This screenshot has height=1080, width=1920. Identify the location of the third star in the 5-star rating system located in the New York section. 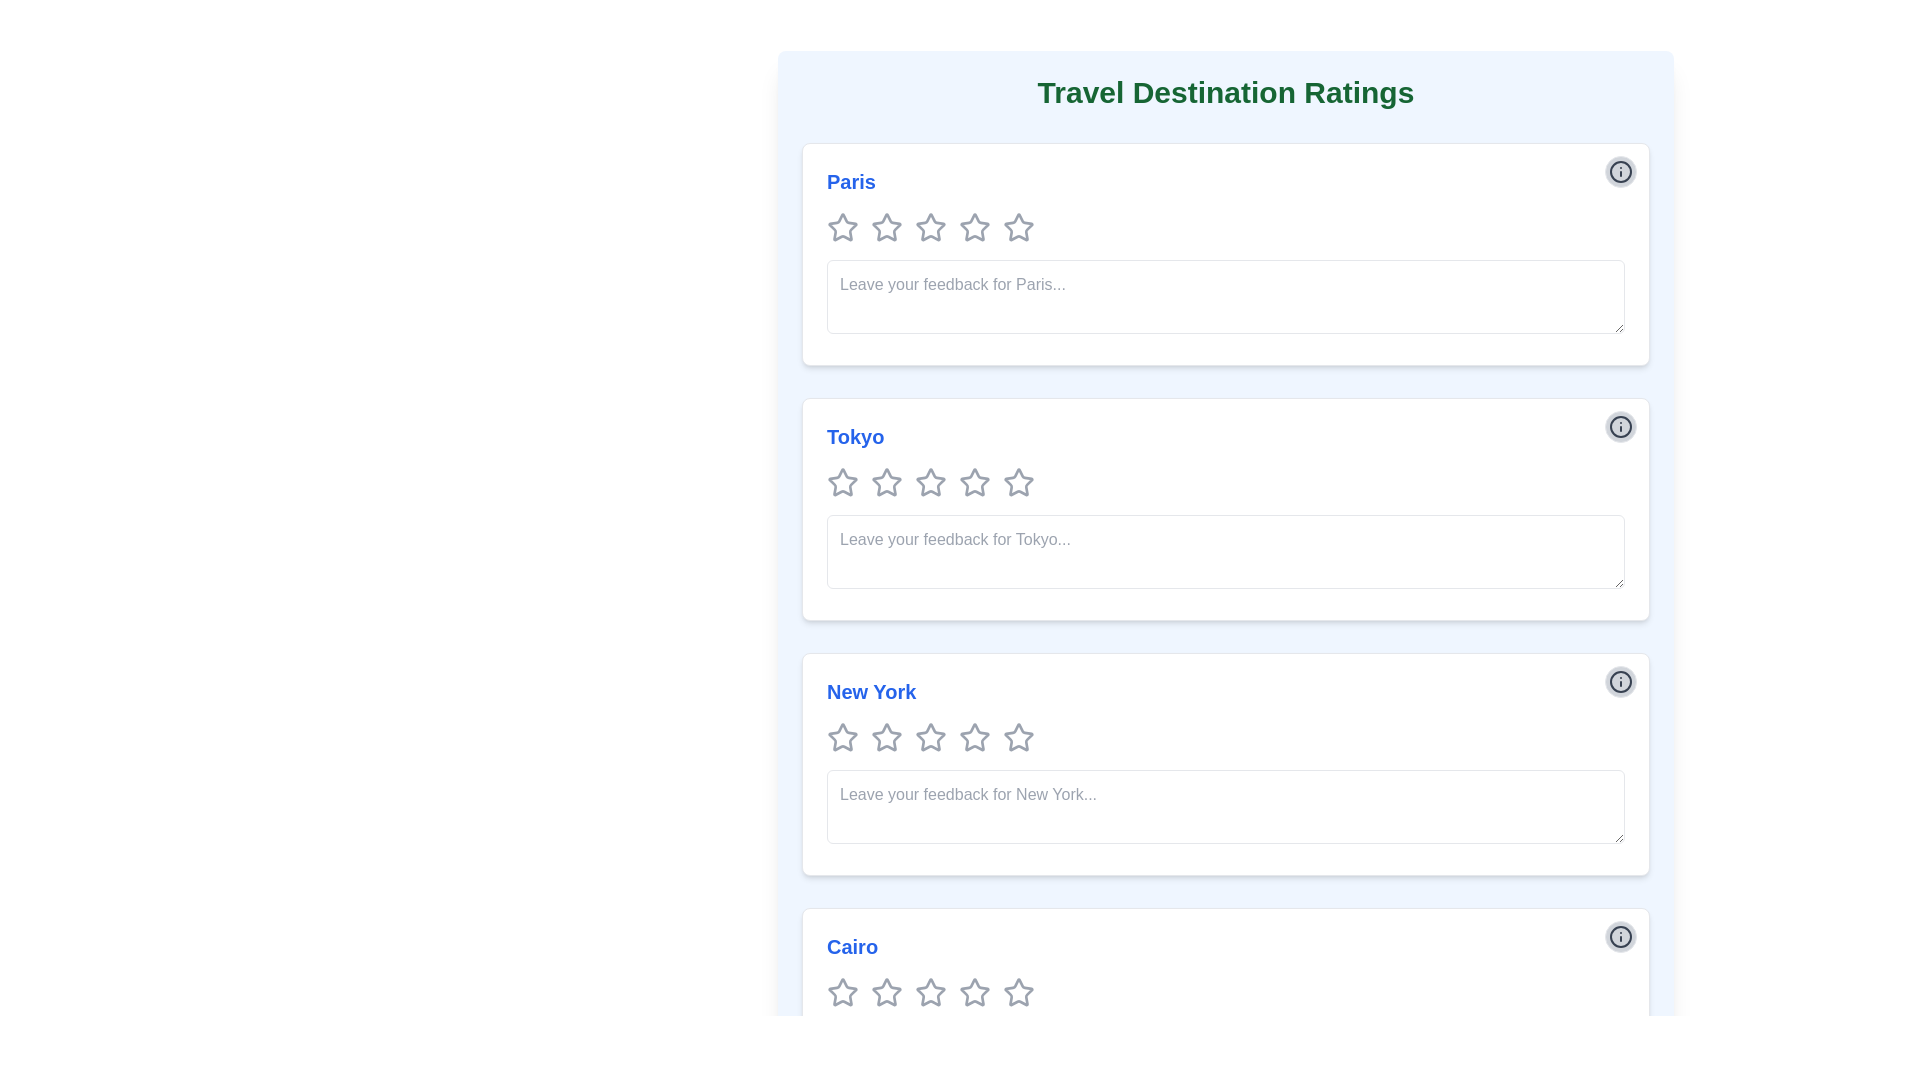
(974, 737).